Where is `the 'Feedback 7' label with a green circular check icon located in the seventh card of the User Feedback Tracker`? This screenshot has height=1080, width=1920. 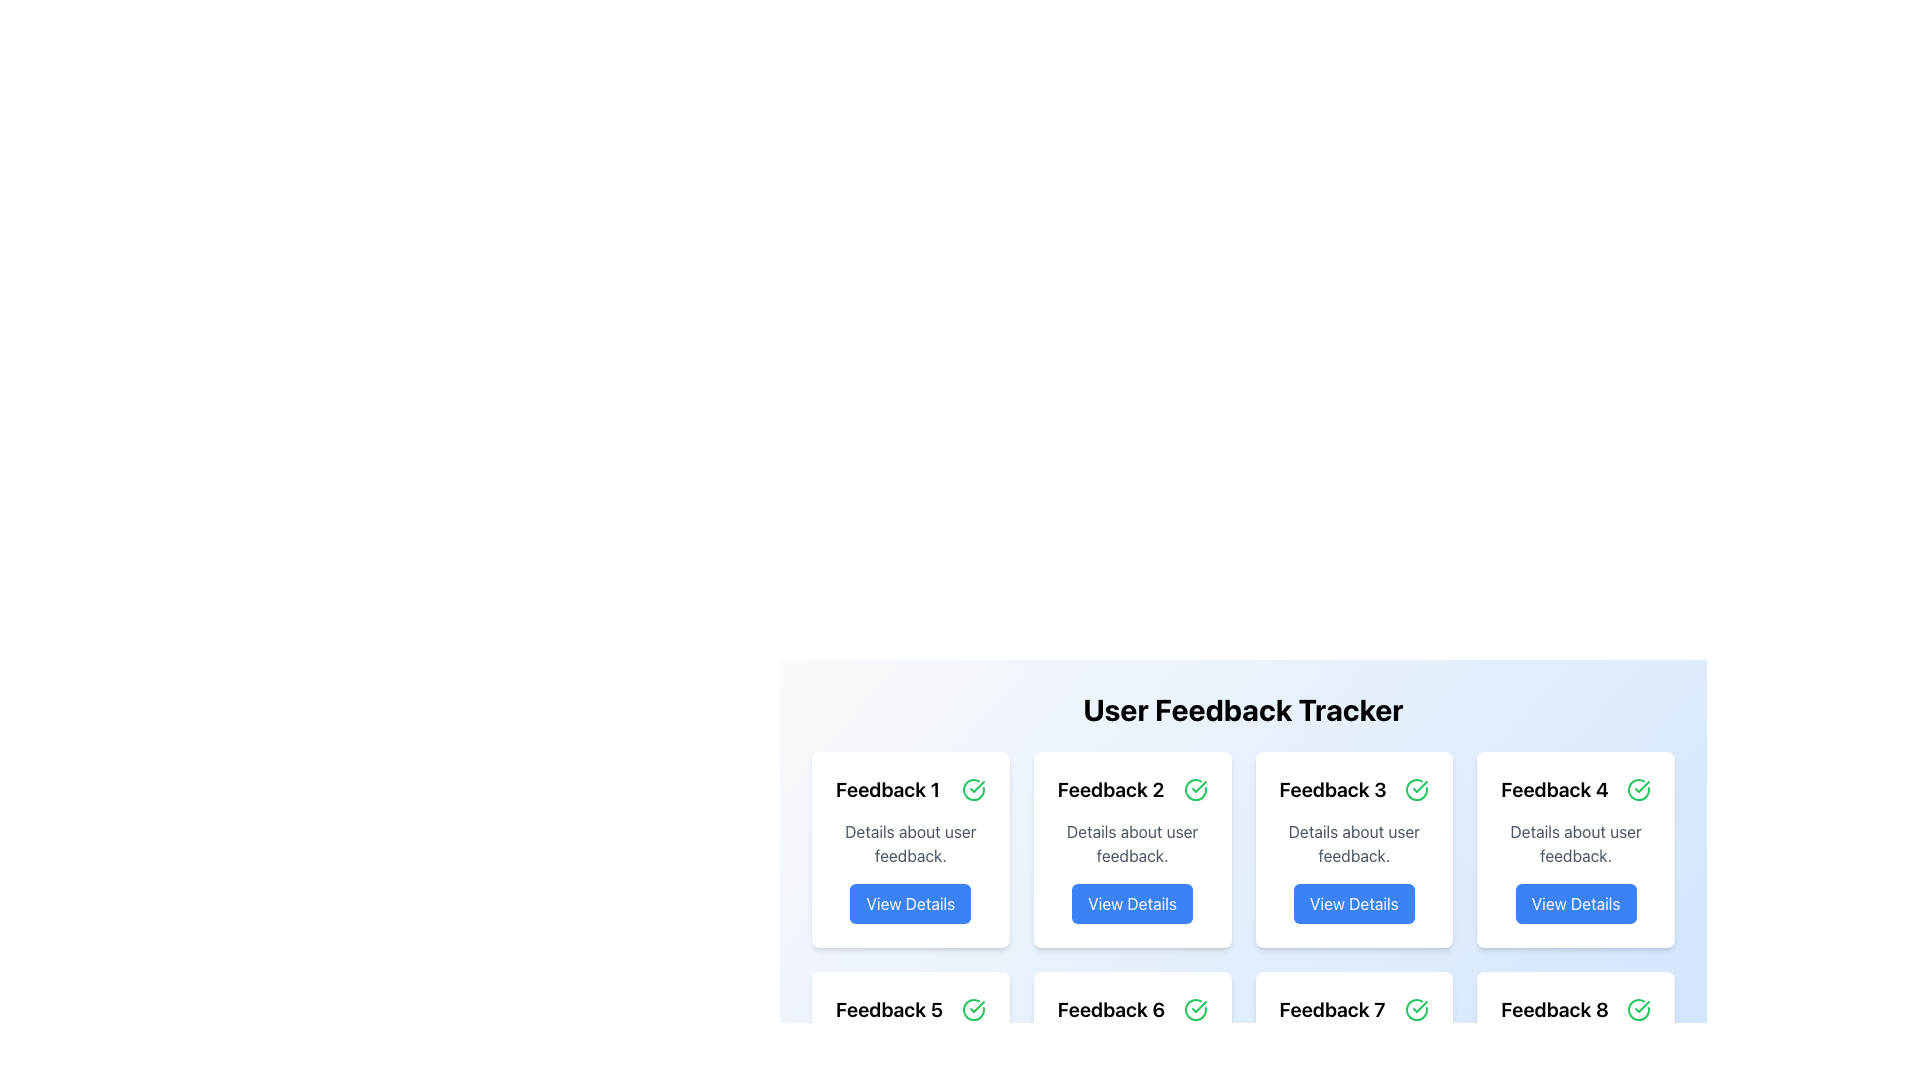 the 'Feedback 7' label with a green circular check icon located in the seventh card of the User Feedback Tracker is located at coordinates (1354, 1010).